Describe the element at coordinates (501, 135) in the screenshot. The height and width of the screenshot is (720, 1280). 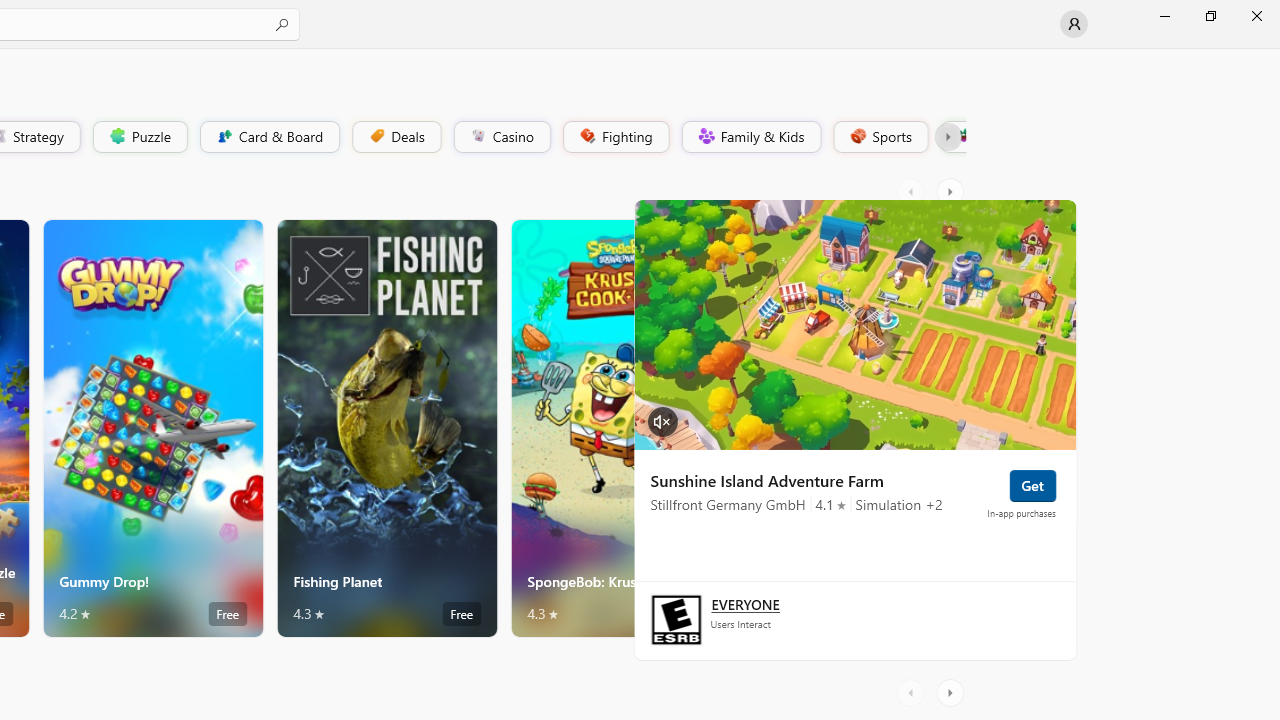
I see `'Casino'` at that location.